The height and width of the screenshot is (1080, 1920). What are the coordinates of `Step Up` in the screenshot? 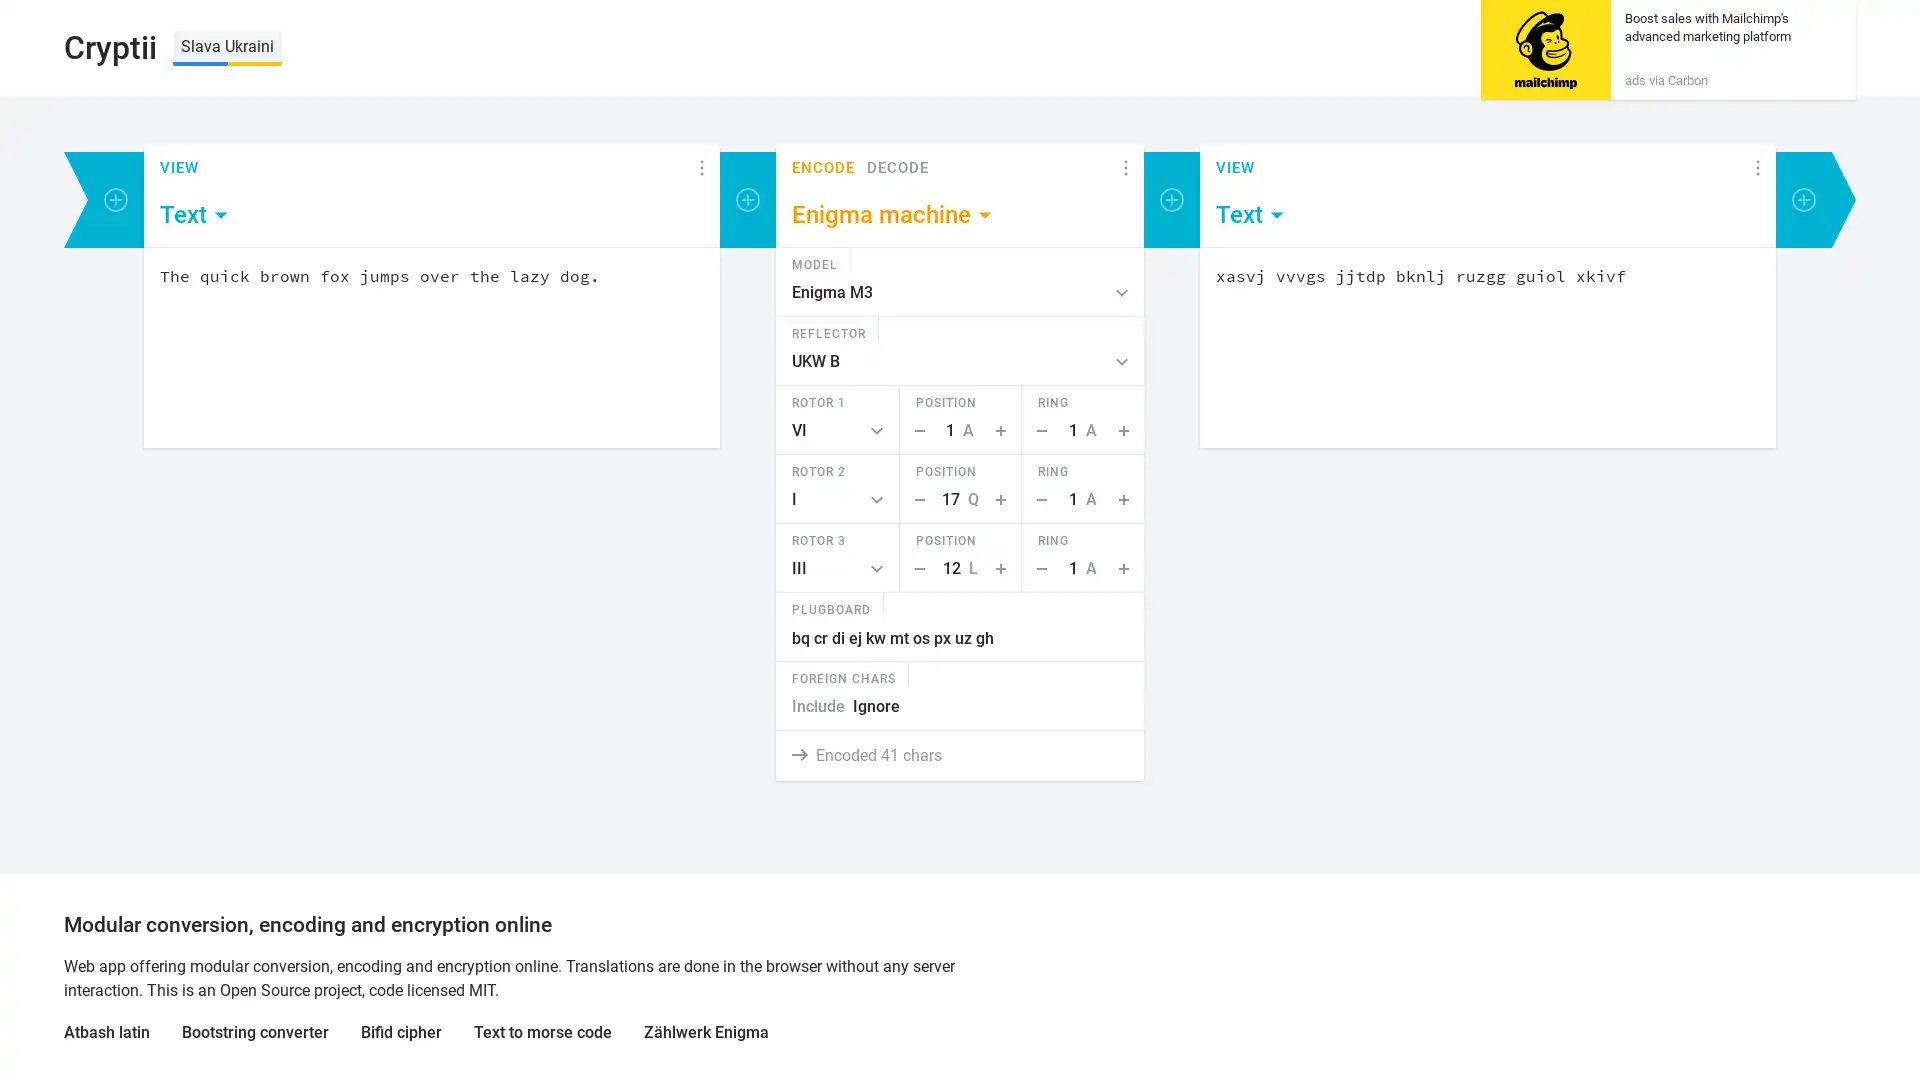 It's located at (1127, 569).